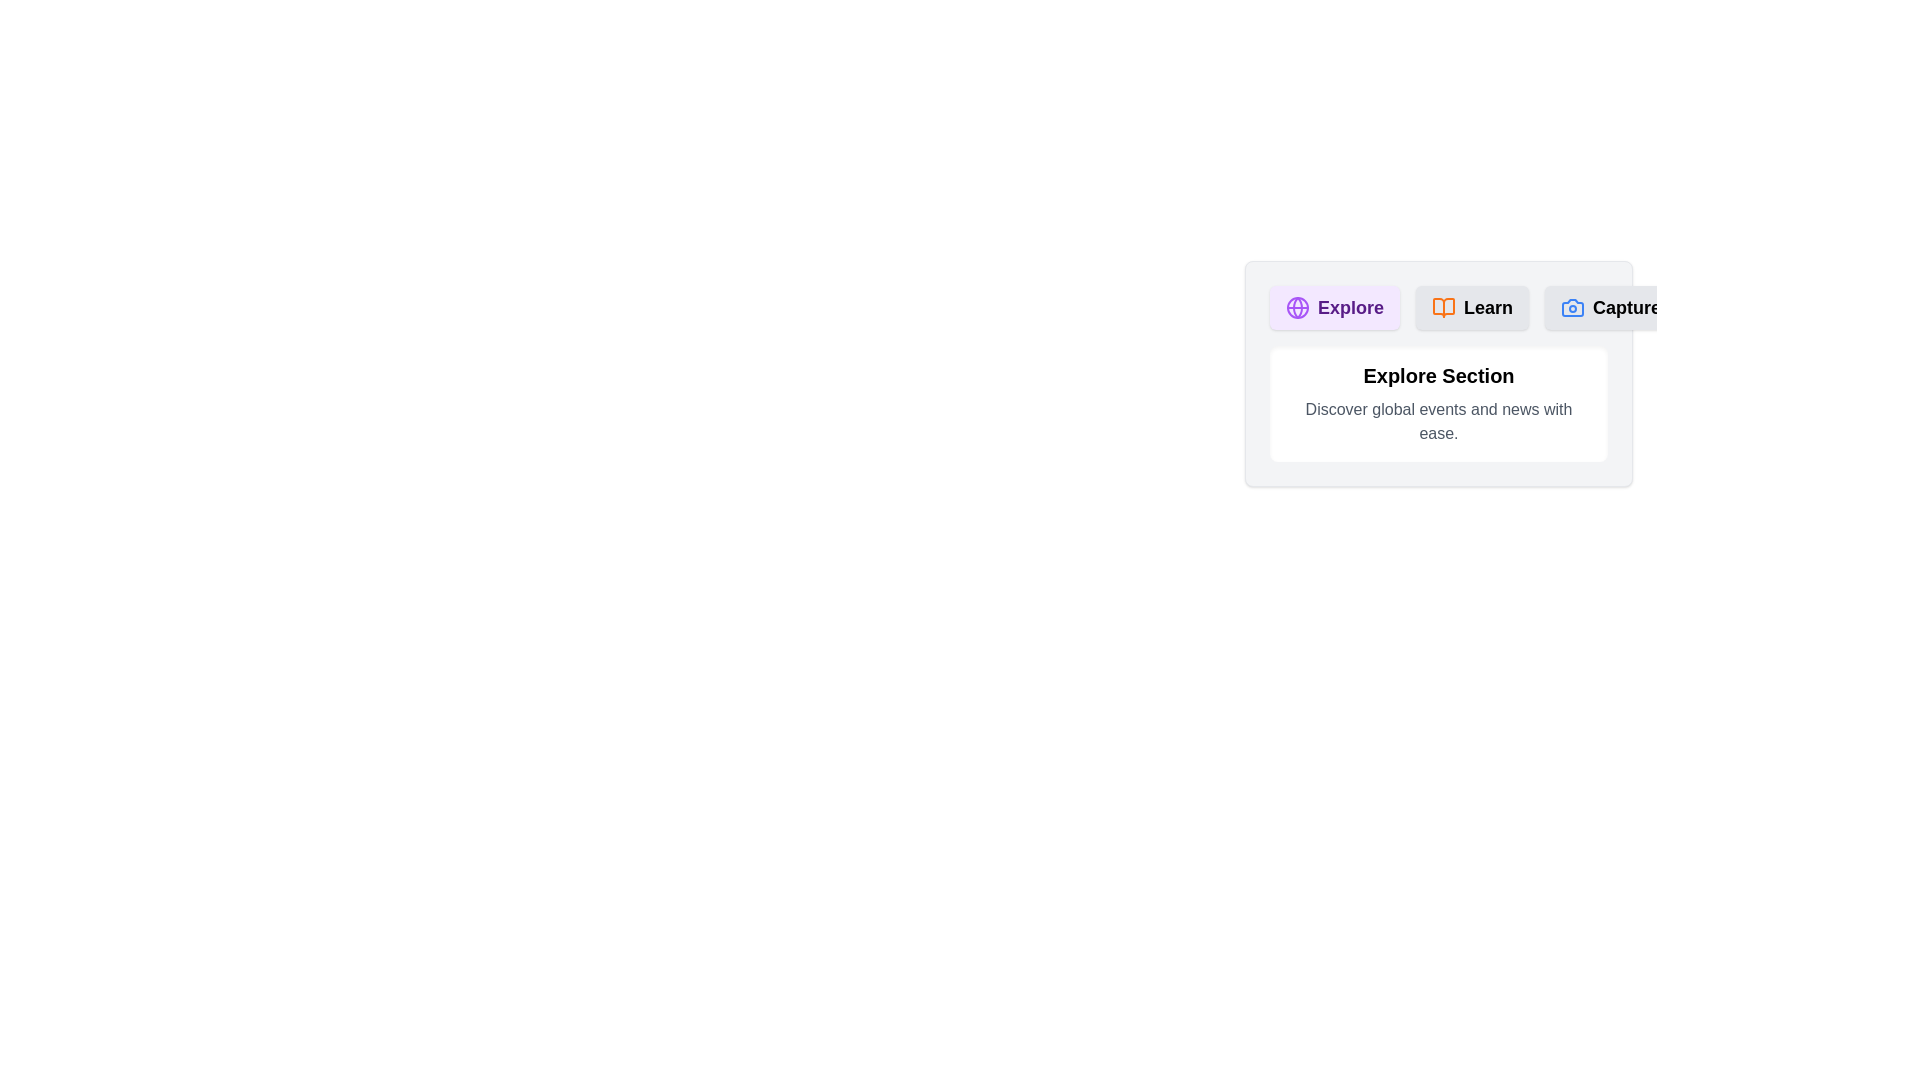  Describe the element at coordinates (1472, 308) in the screenshot. I see `the Learn tab to view its content` at that location.